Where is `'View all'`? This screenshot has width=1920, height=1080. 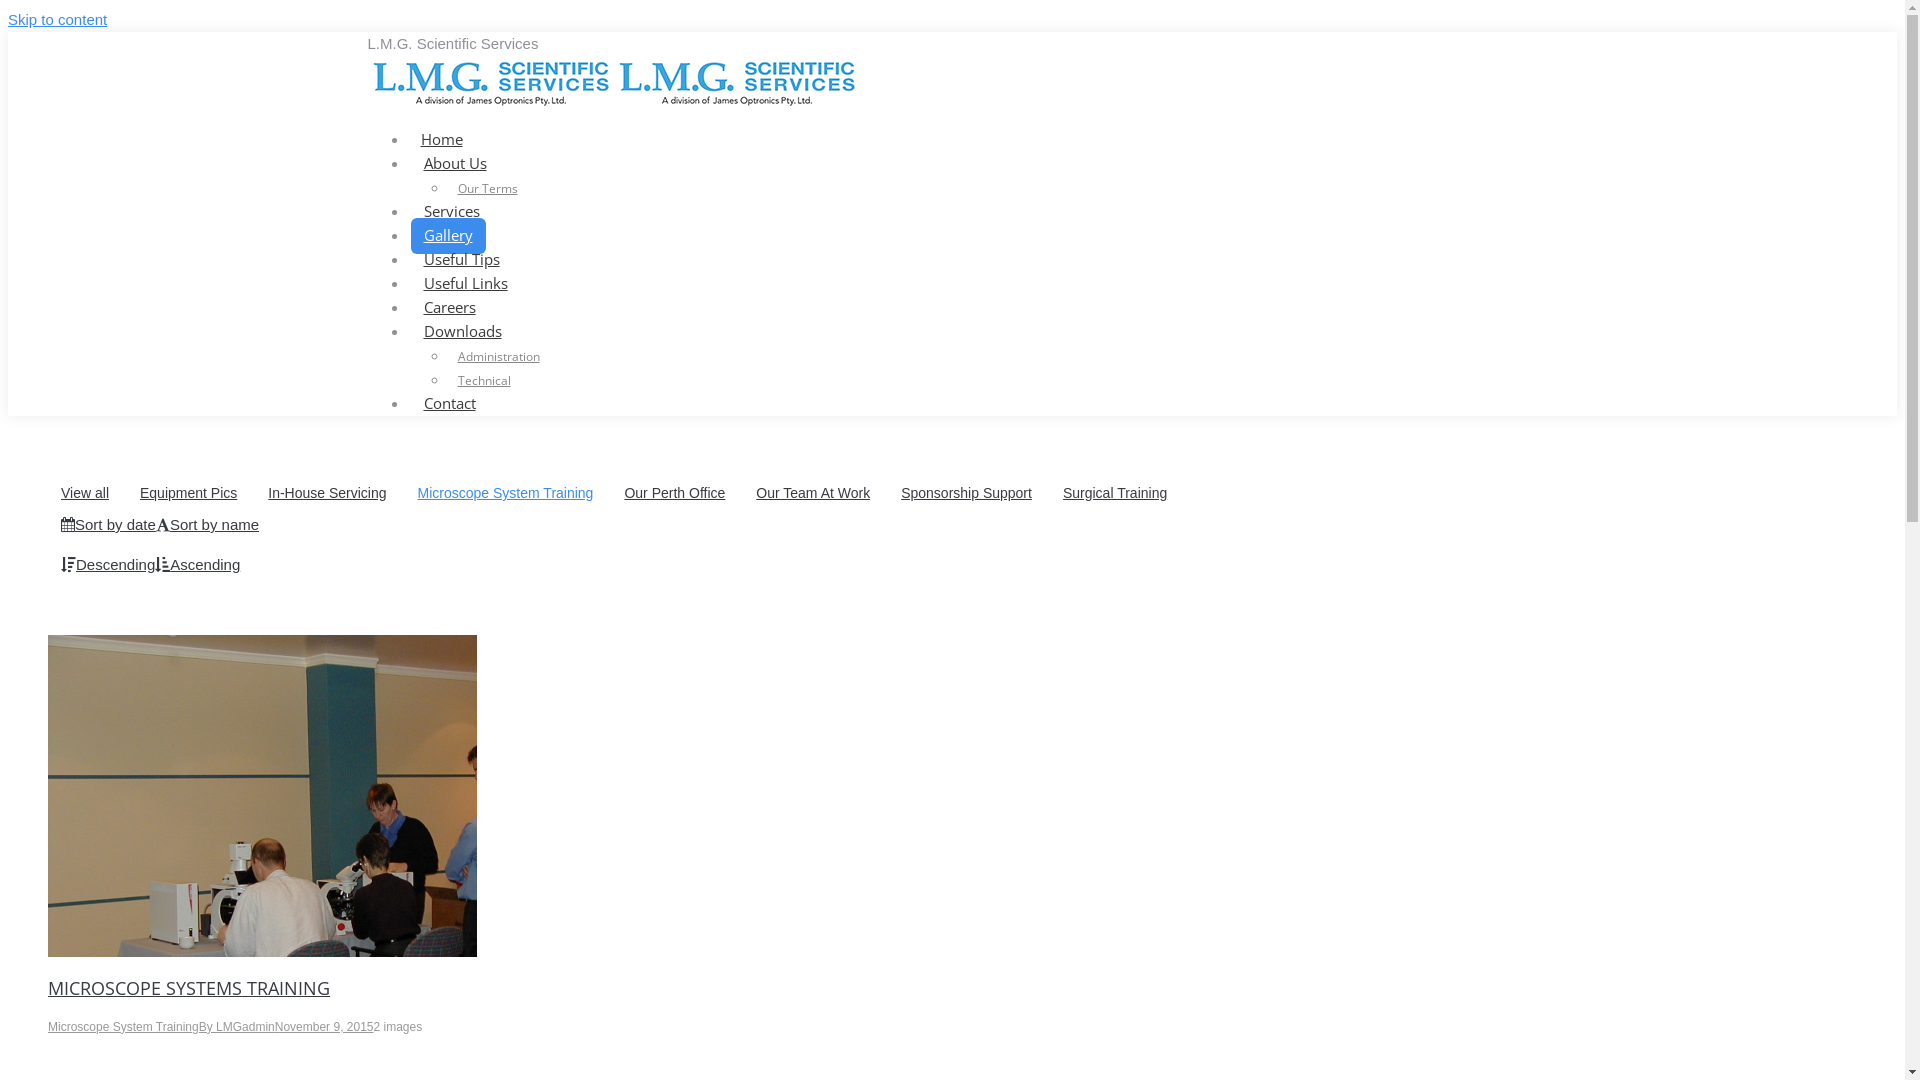
'View all' is located at coordinates (84, 493).